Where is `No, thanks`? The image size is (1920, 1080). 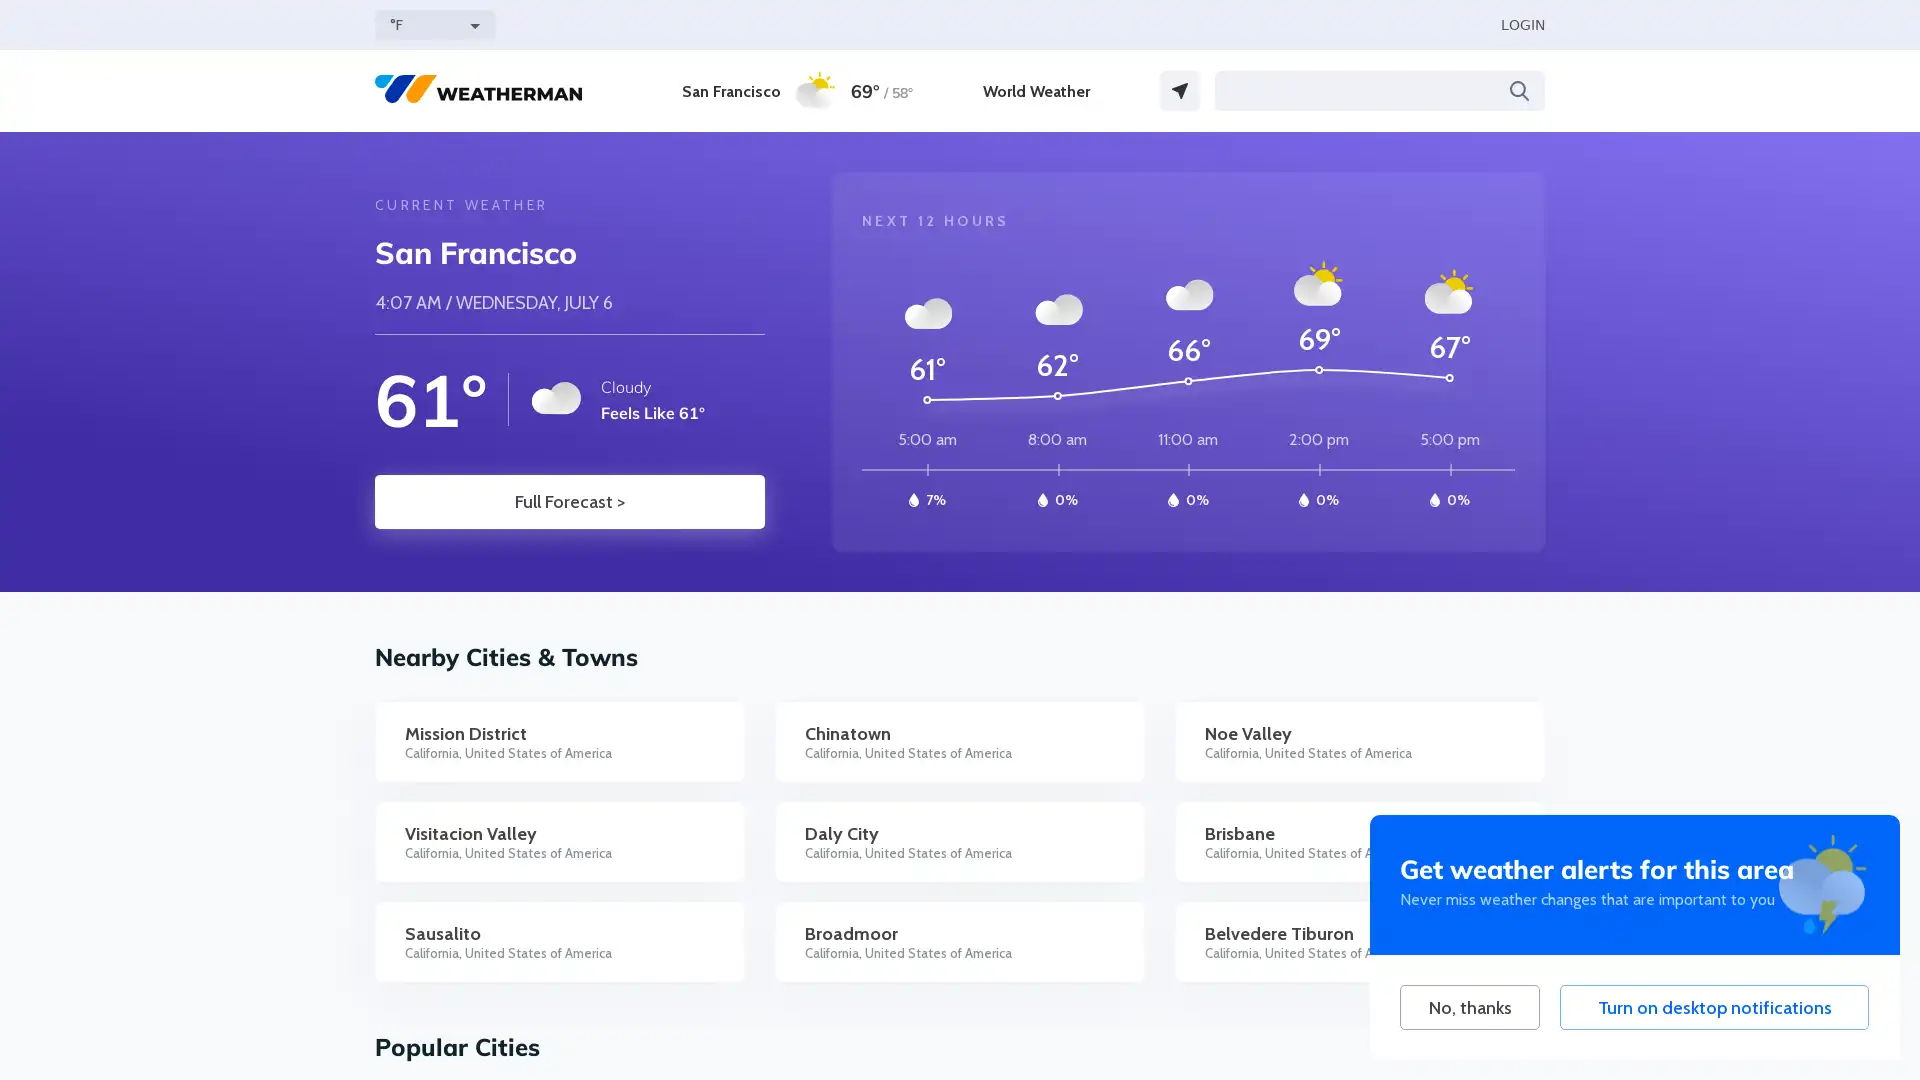
No, thanks is located at coordinates (1469, 1007).